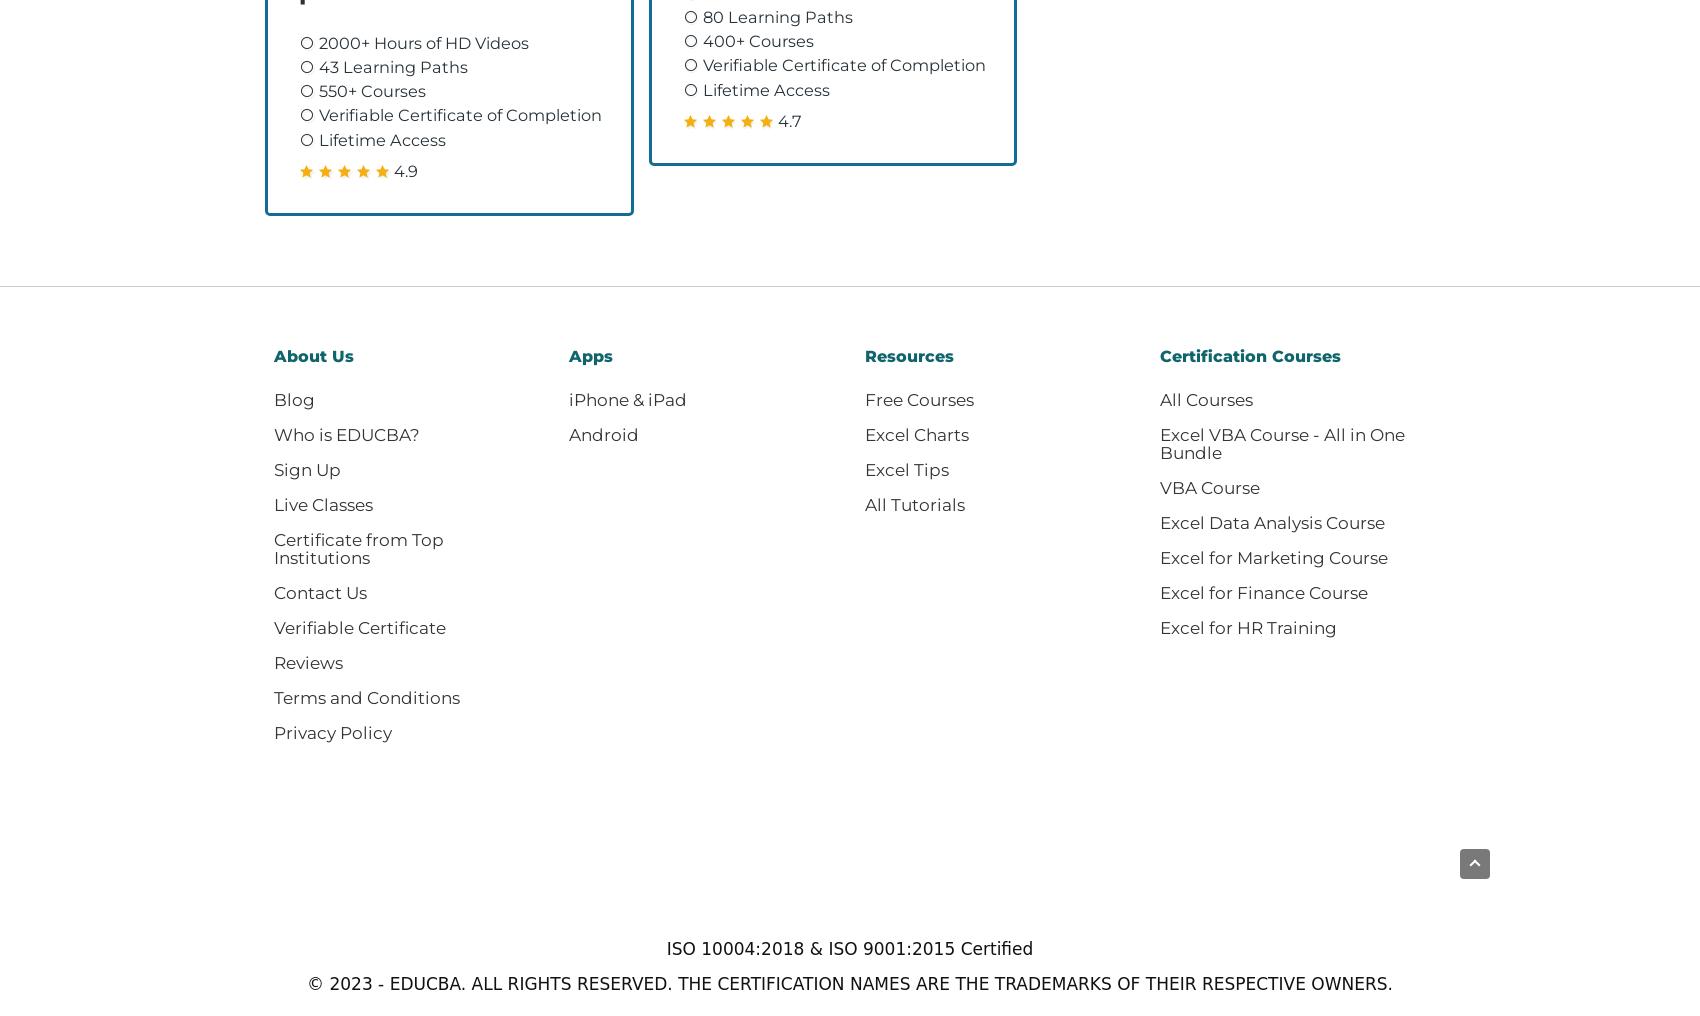  I want to click on 'Certification Courses', so click(1160, 356).